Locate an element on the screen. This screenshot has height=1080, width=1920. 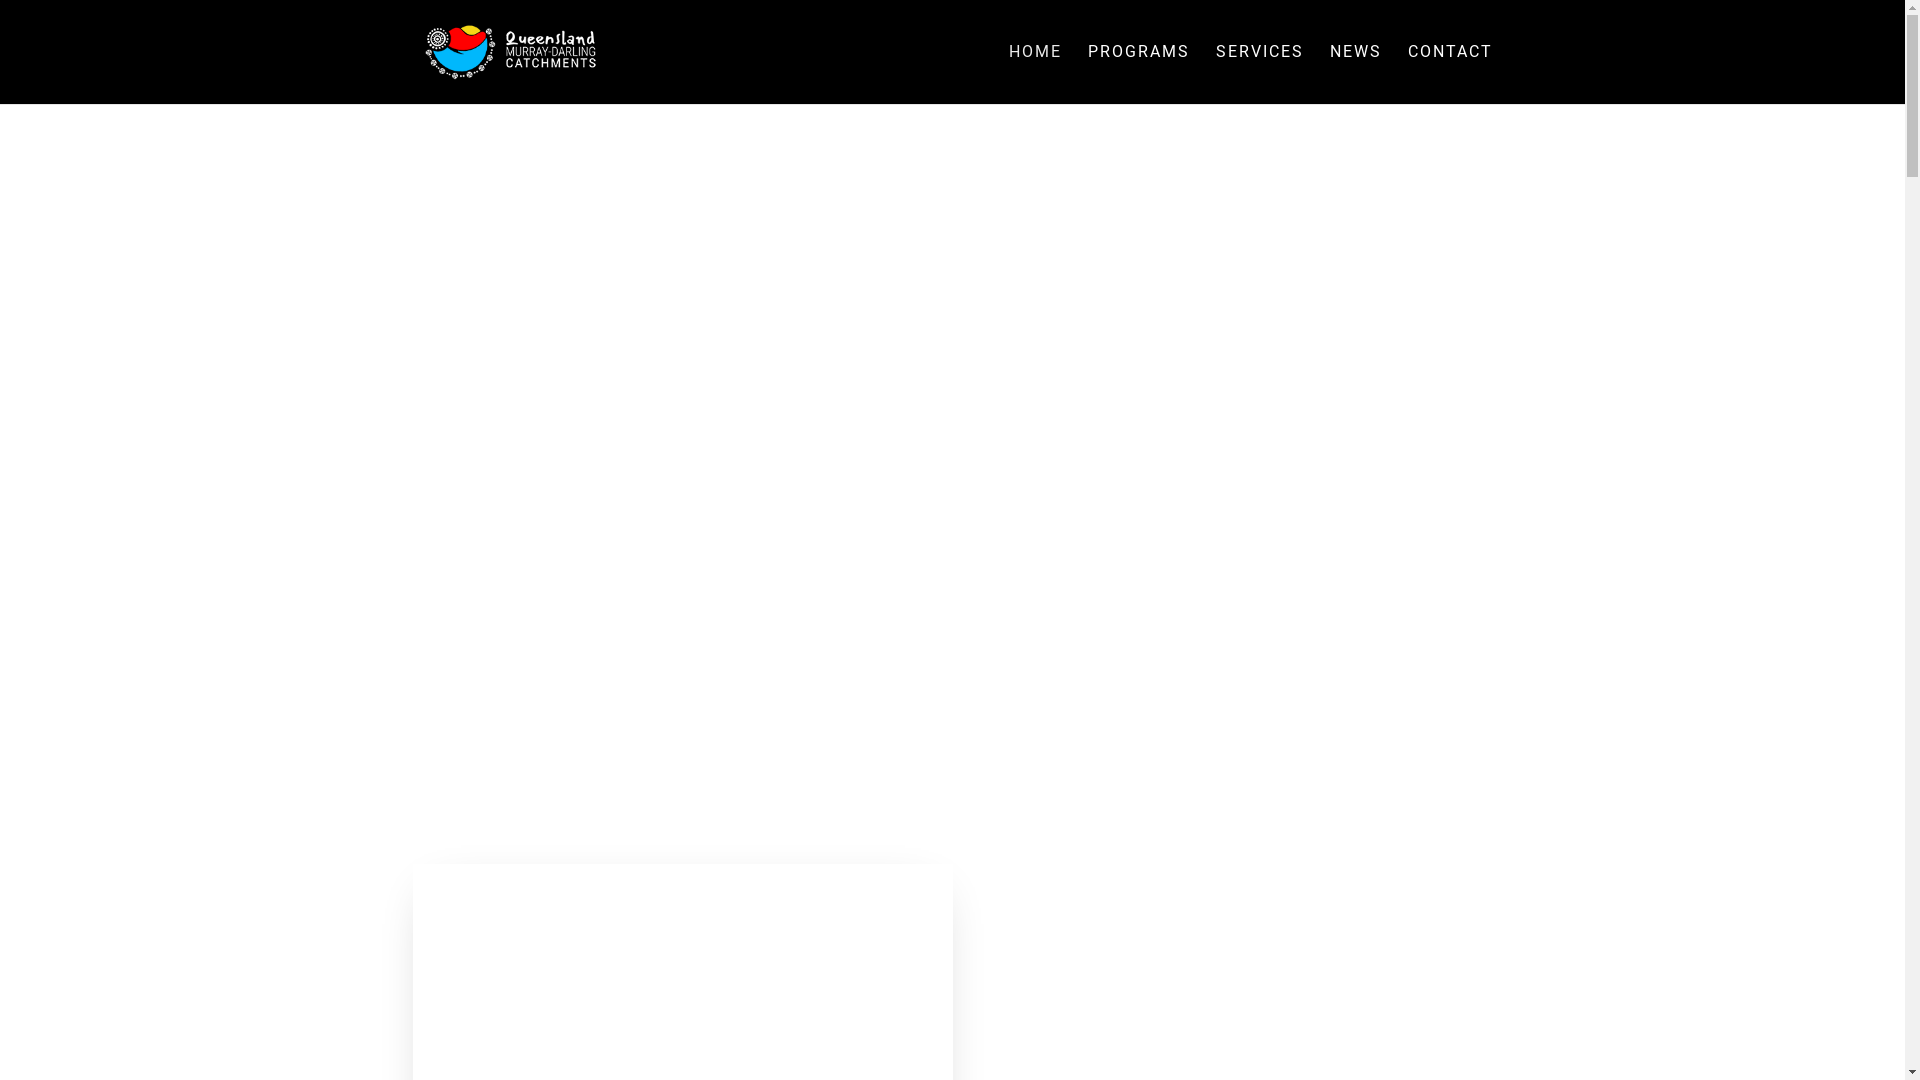
'SERVICES' is located at coordinates (1214, 73).